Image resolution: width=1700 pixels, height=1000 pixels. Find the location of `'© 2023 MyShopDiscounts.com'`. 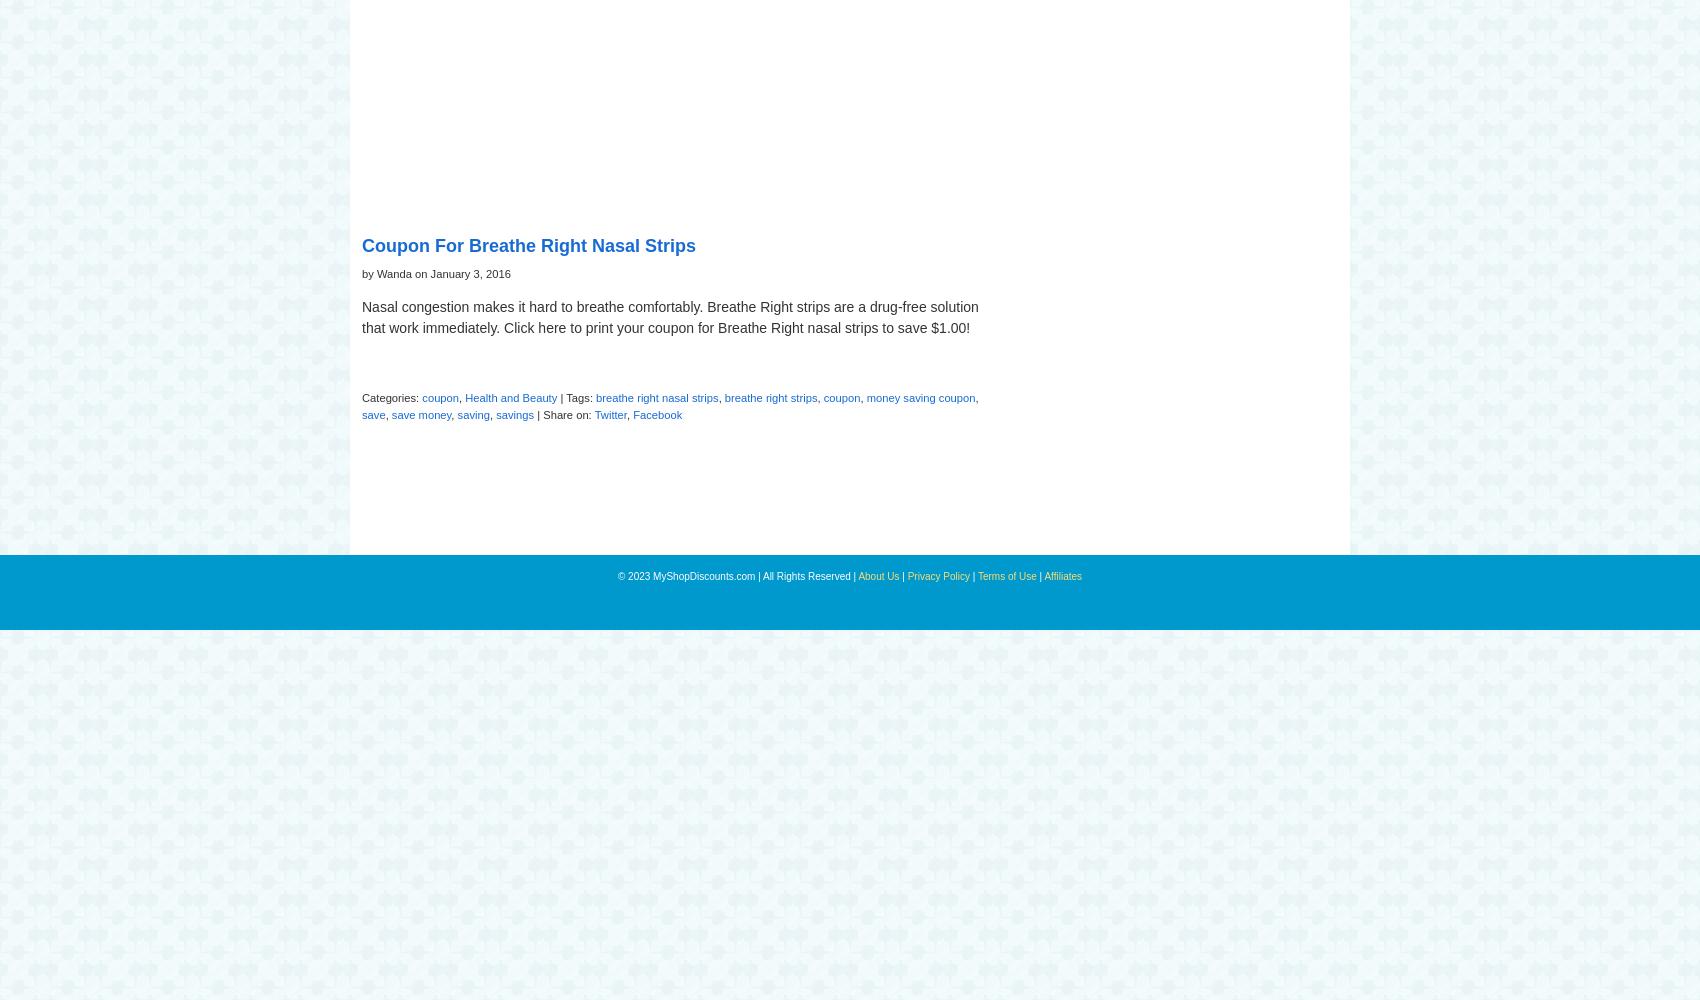

'© 2023 MyShopDiscounts.com' is located at coordinates (687, 574).